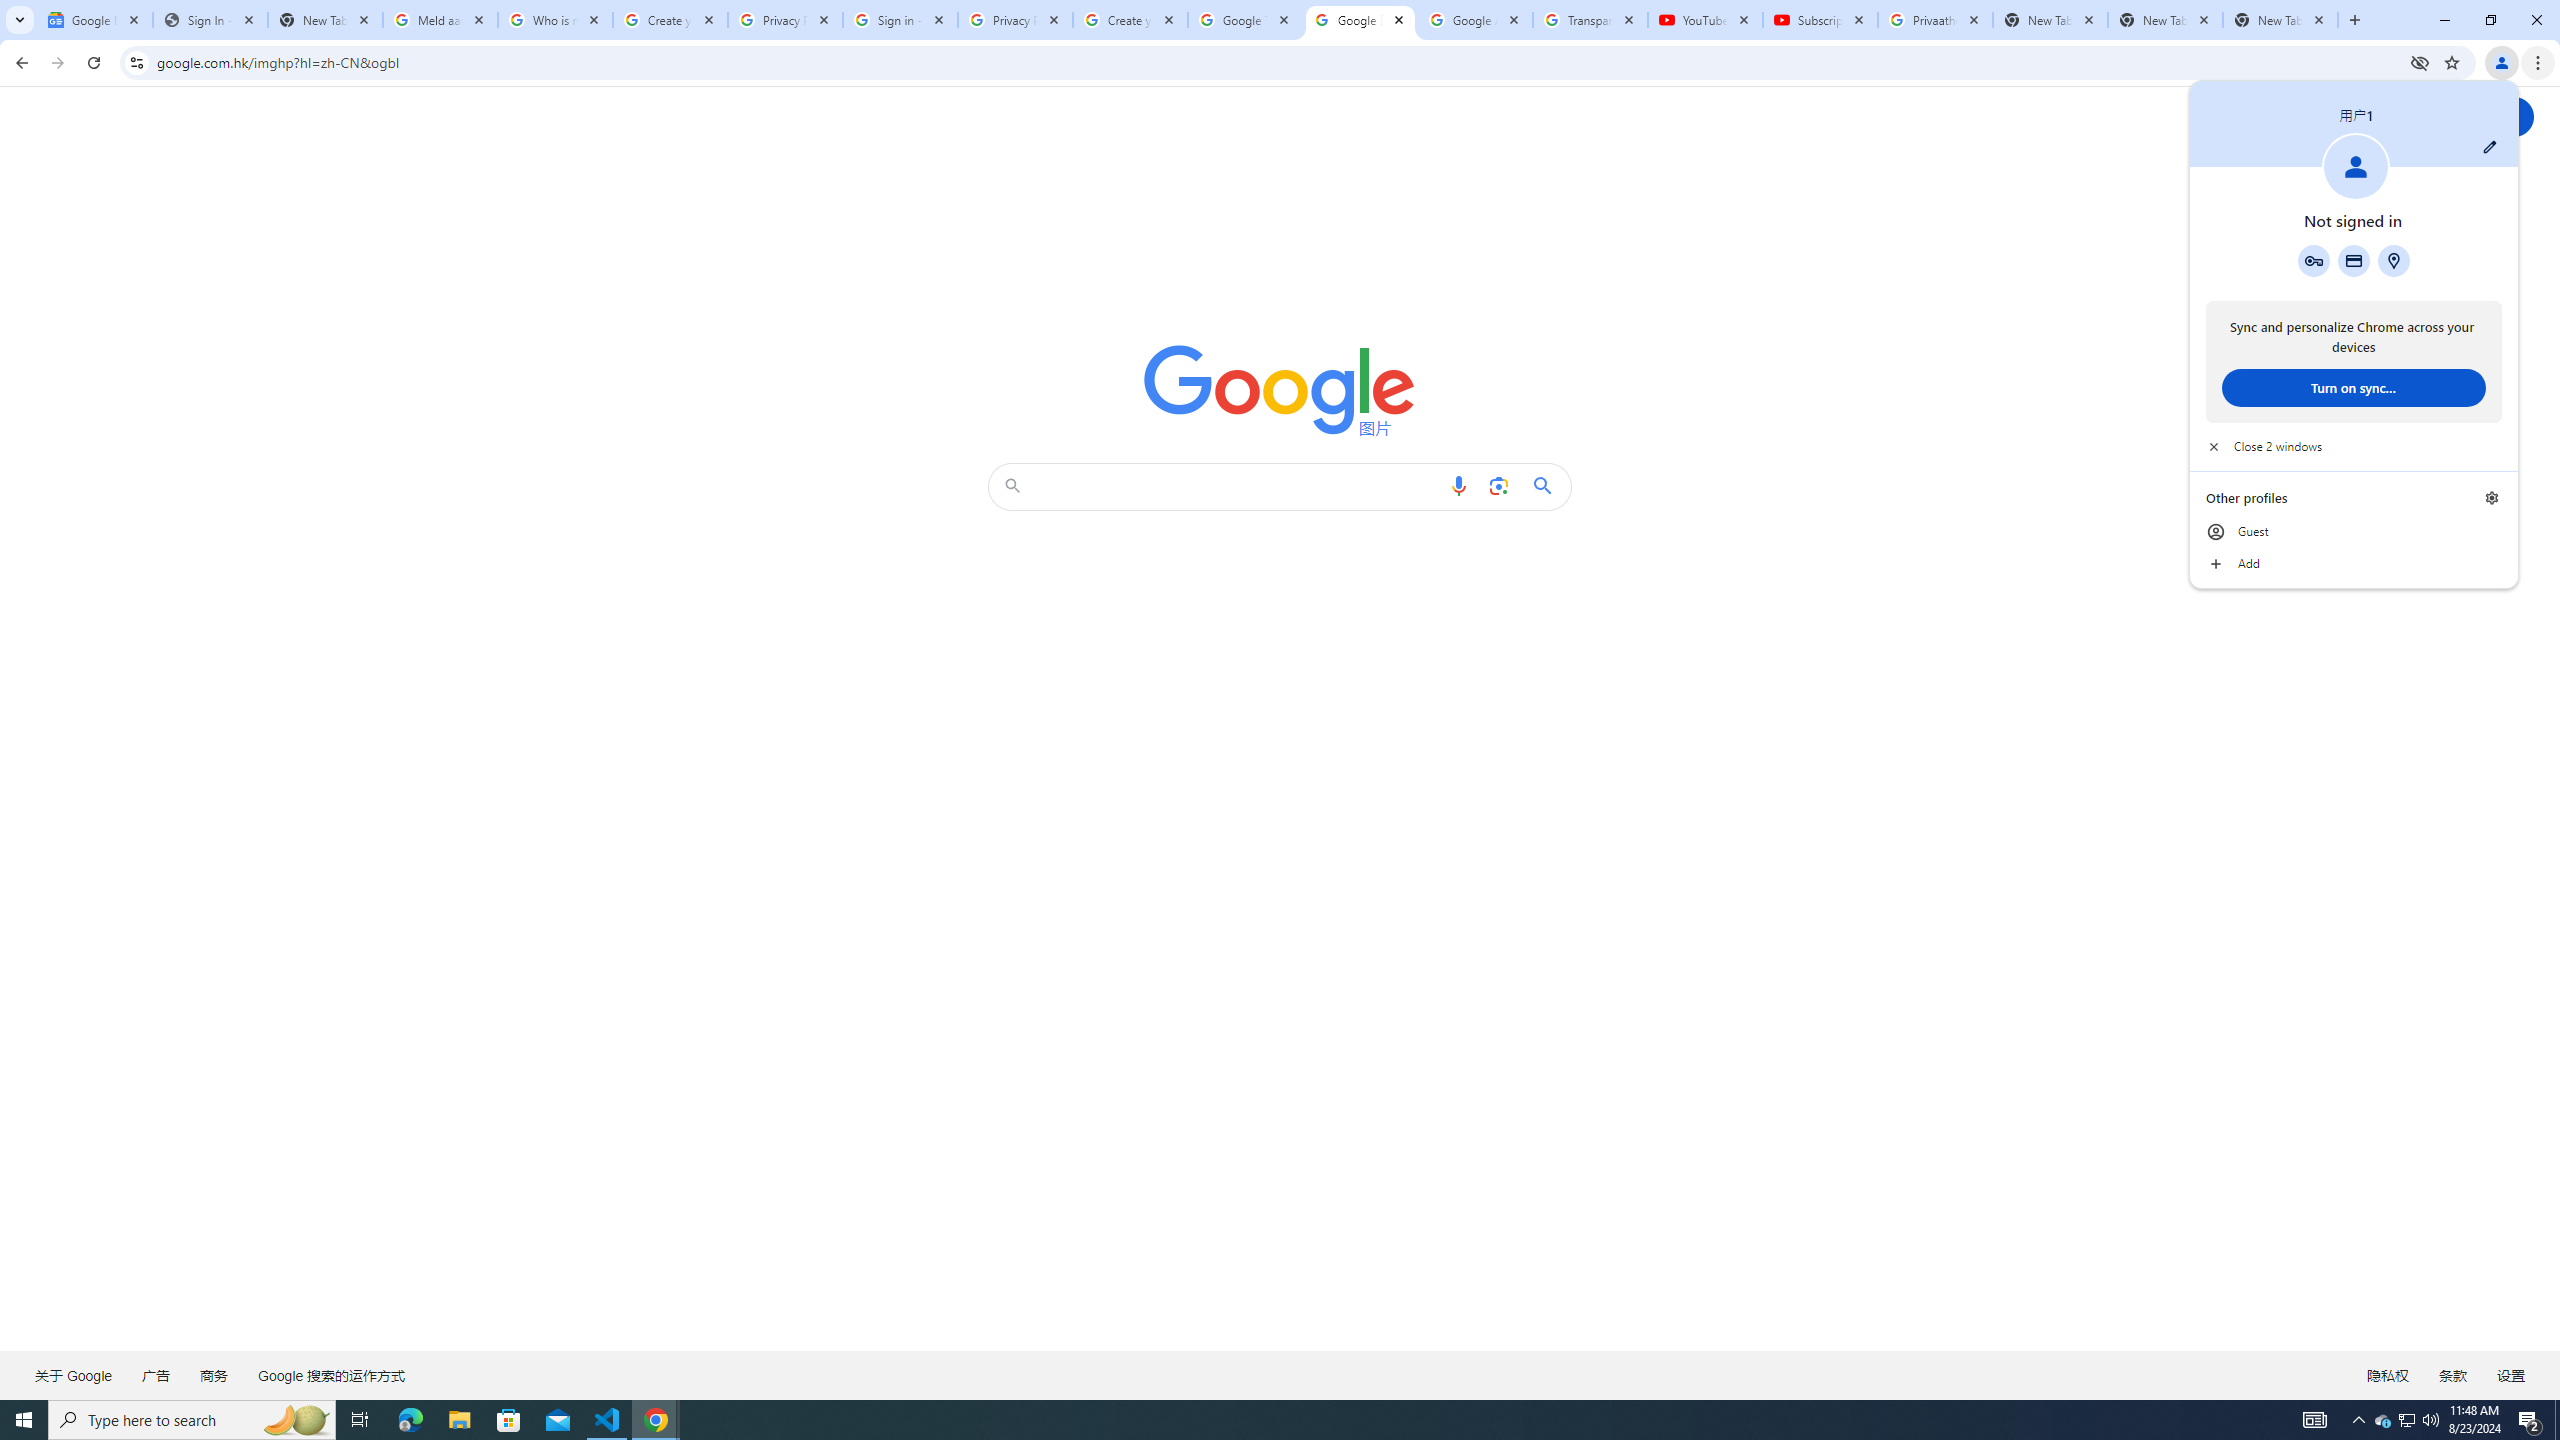  I want to click on 'Close 2 windows', so click(2352, 447).